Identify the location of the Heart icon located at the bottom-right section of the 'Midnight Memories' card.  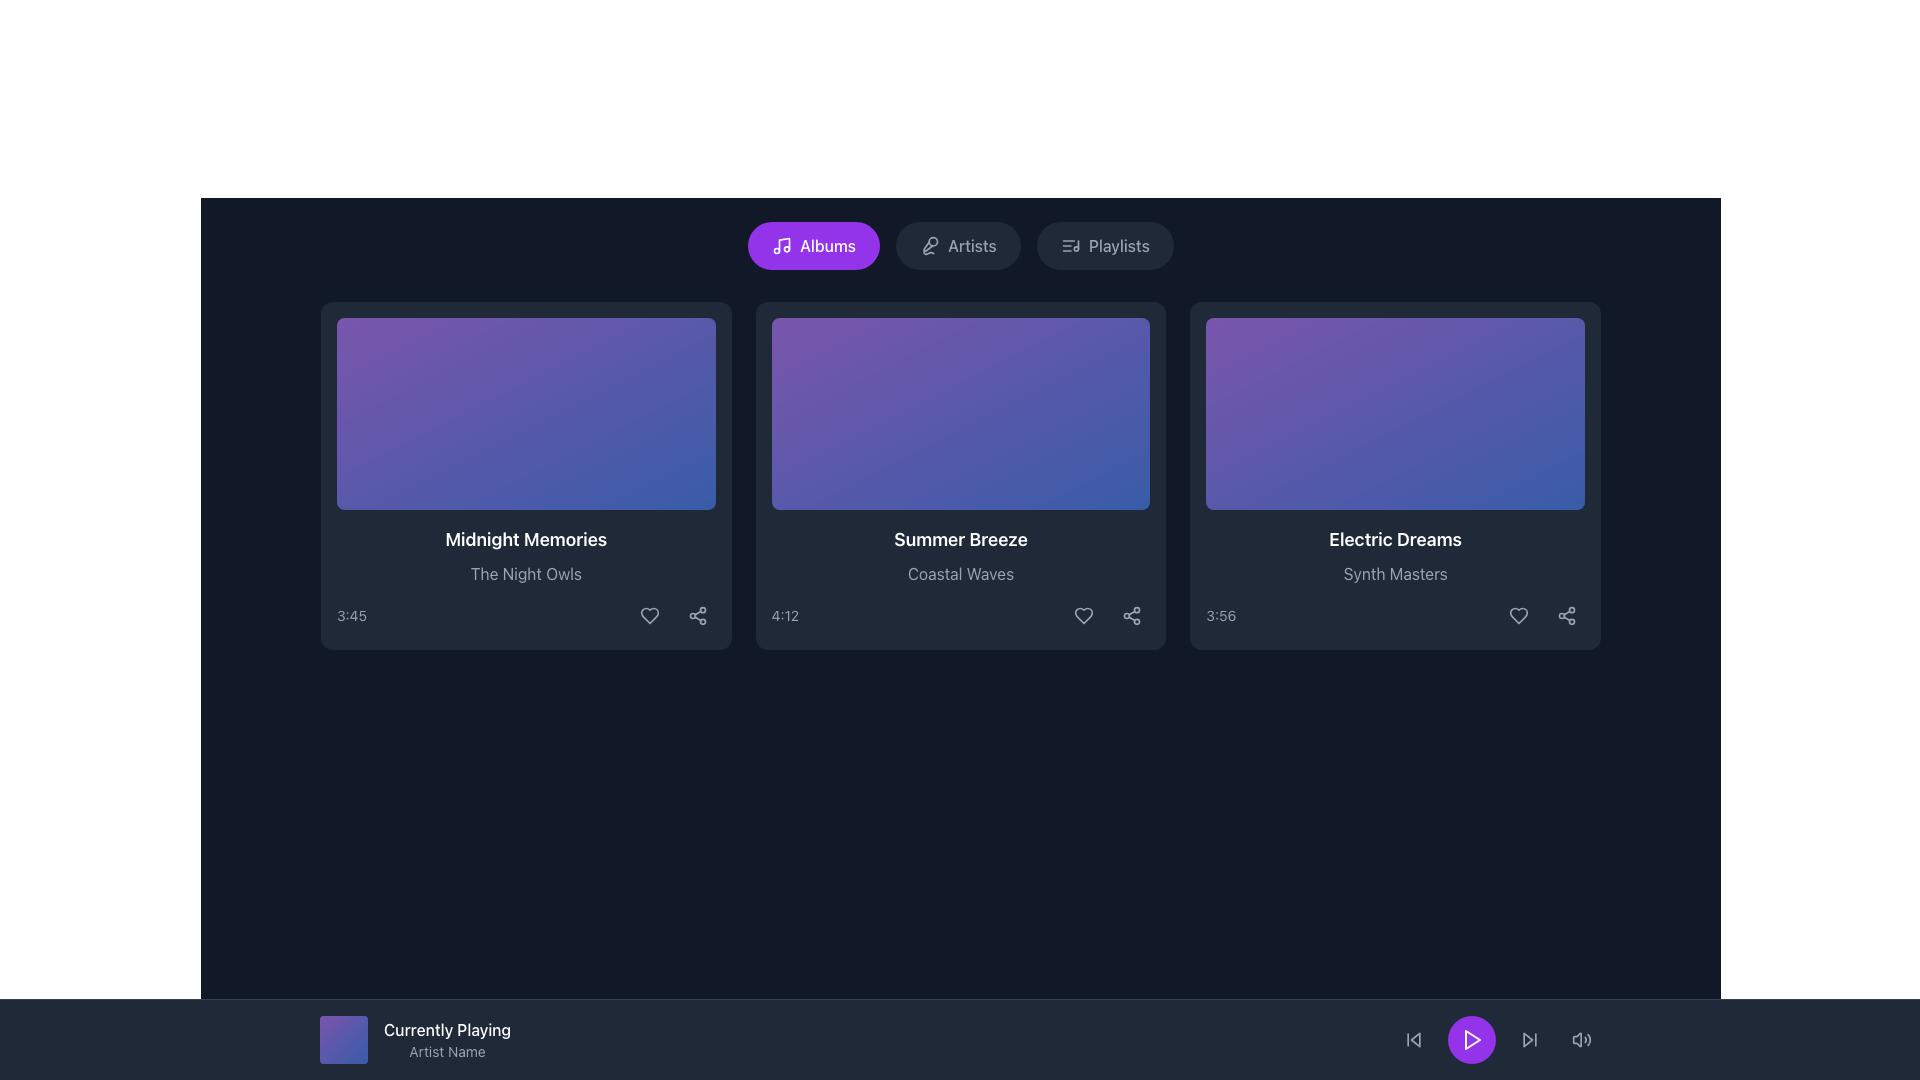
(649, 615).